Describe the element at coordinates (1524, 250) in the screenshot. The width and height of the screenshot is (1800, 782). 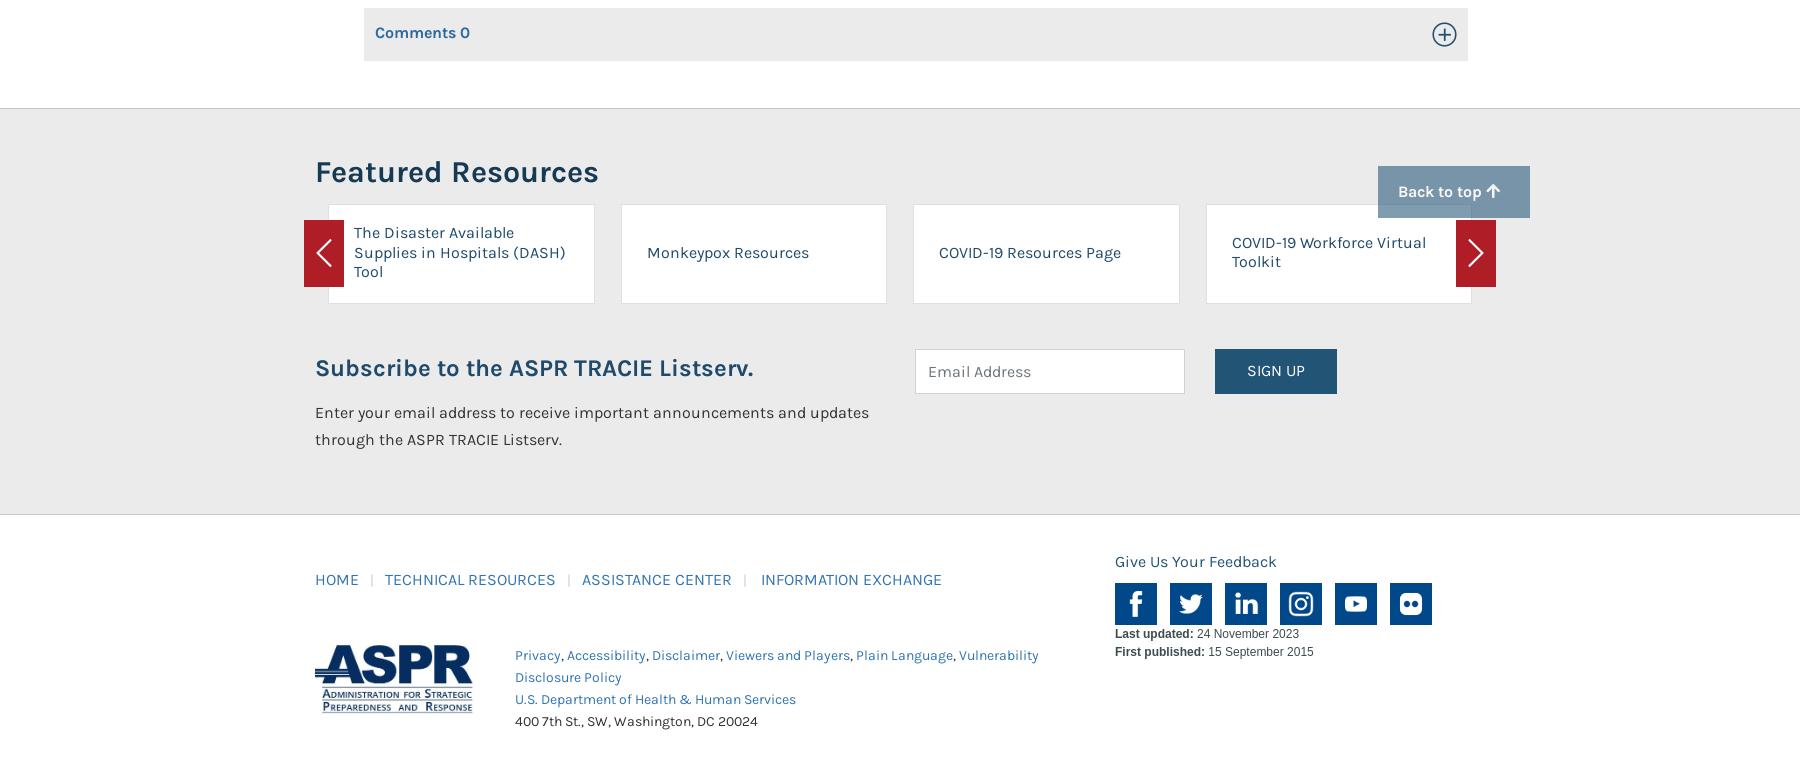
I see `'CDC's Coronavirus (COVID-19) Page'` at that location.